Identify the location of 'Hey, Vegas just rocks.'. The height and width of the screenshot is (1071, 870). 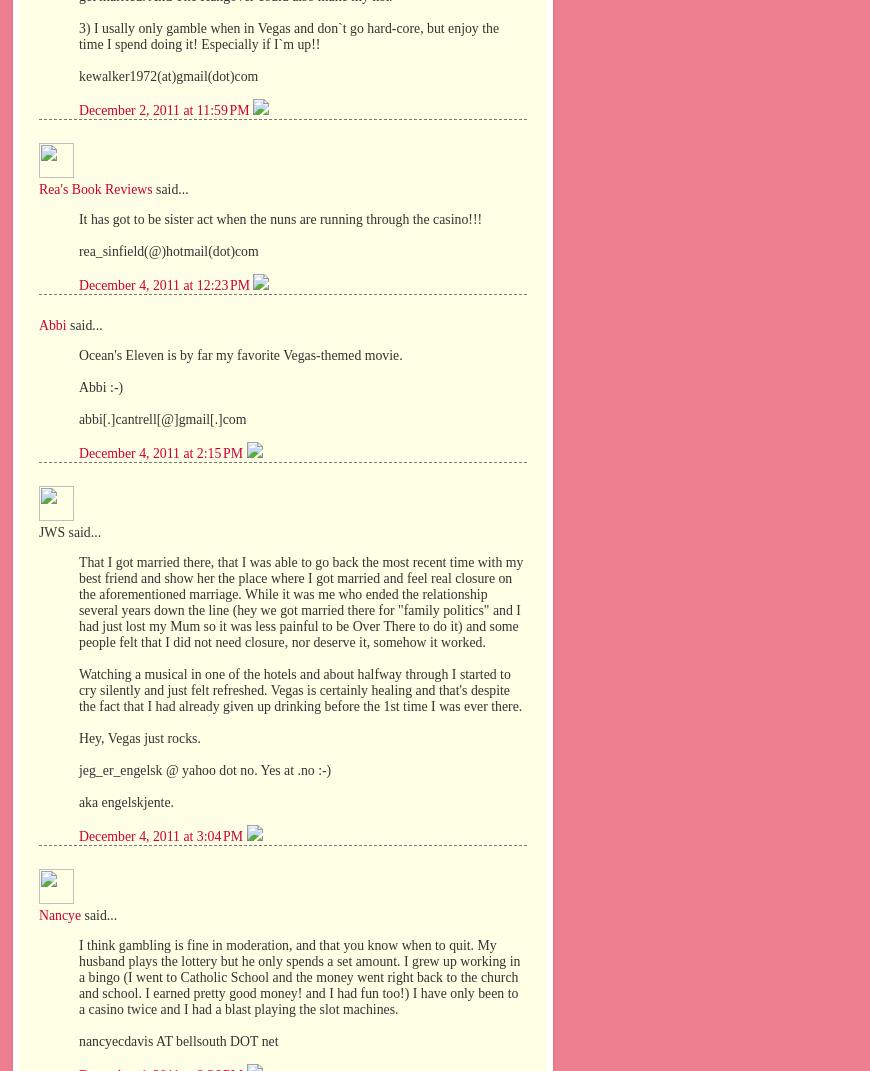
(77, 737).